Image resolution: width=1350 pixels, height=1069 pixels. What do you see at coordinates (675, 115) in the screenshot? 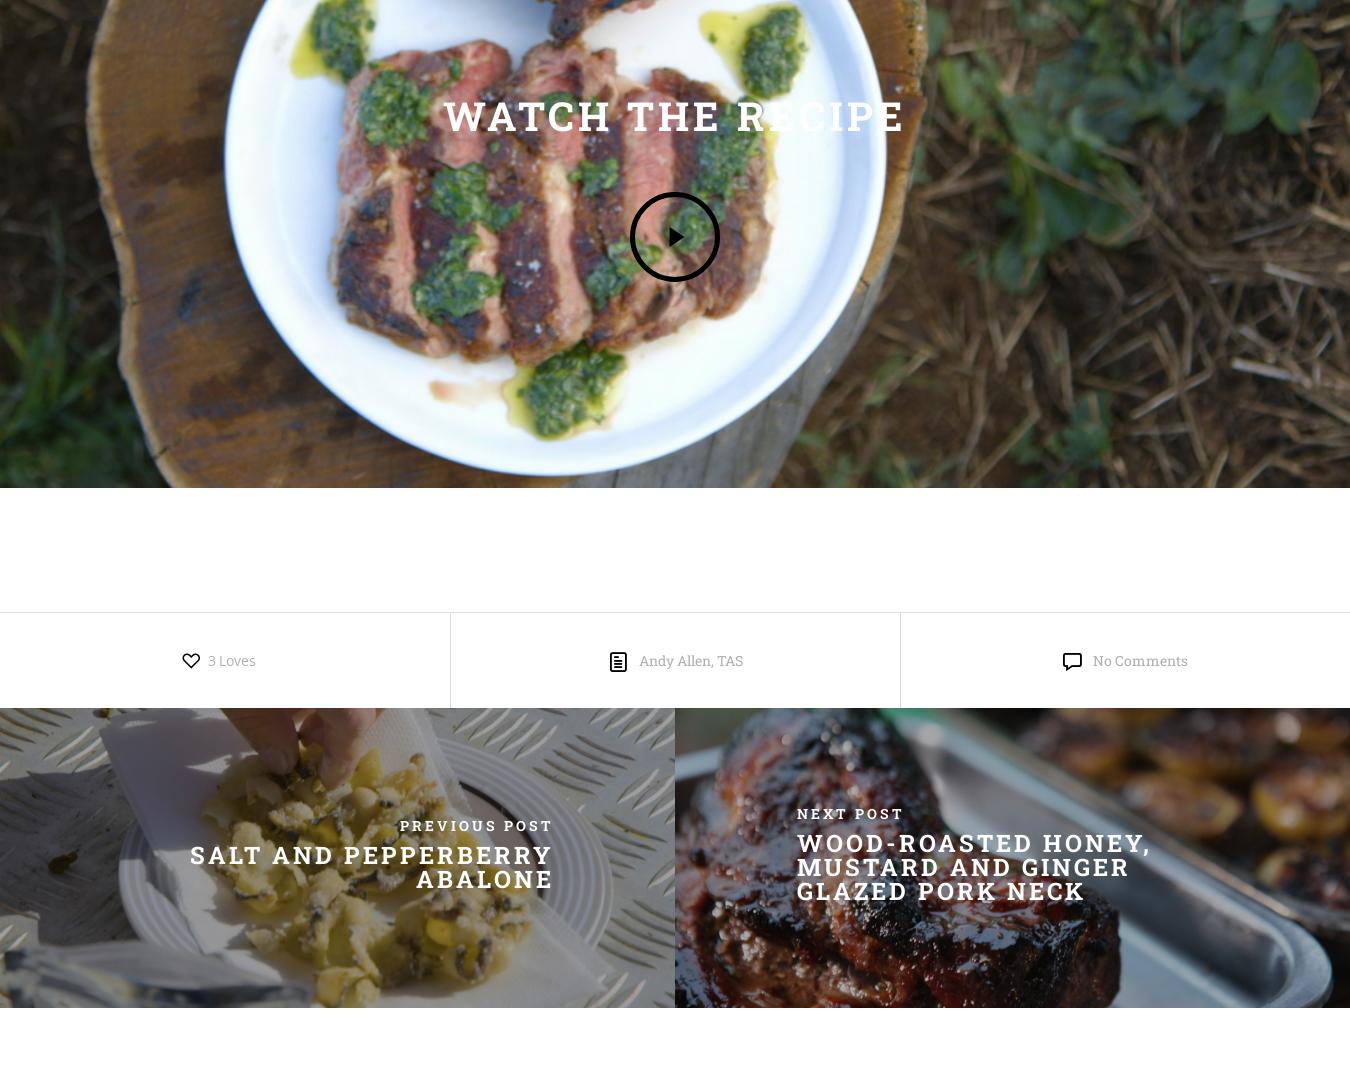
I see `'Watch The Recipe'` at bounding box center [675, 115].